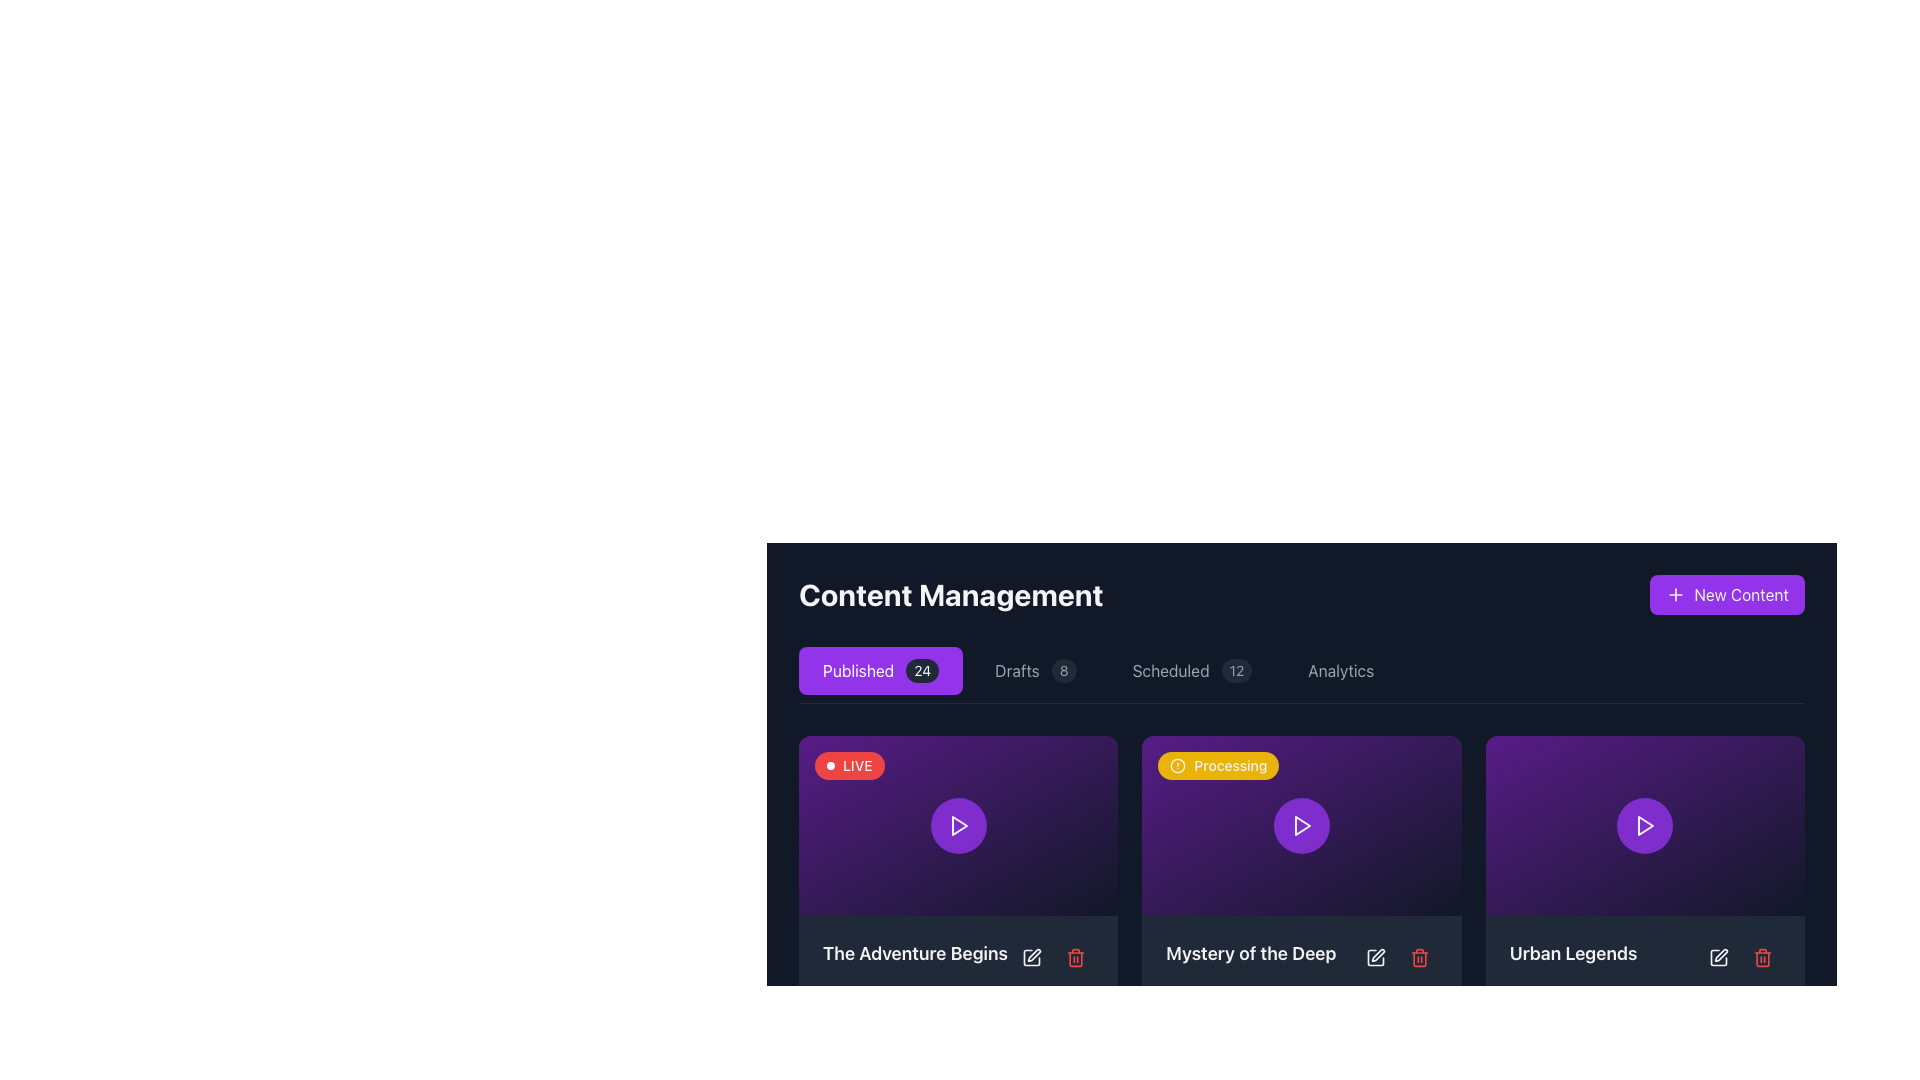 The height and width of the screenshot is (1080, 1920). What do you see at coordinates (1572, 952) in the screenshot?
I see `the 'Urban Legends' text label, which is prominently displayed in a bold, larger font inside the bottom section of the third card in a three-column layout` at bounding box center [1572, 952].